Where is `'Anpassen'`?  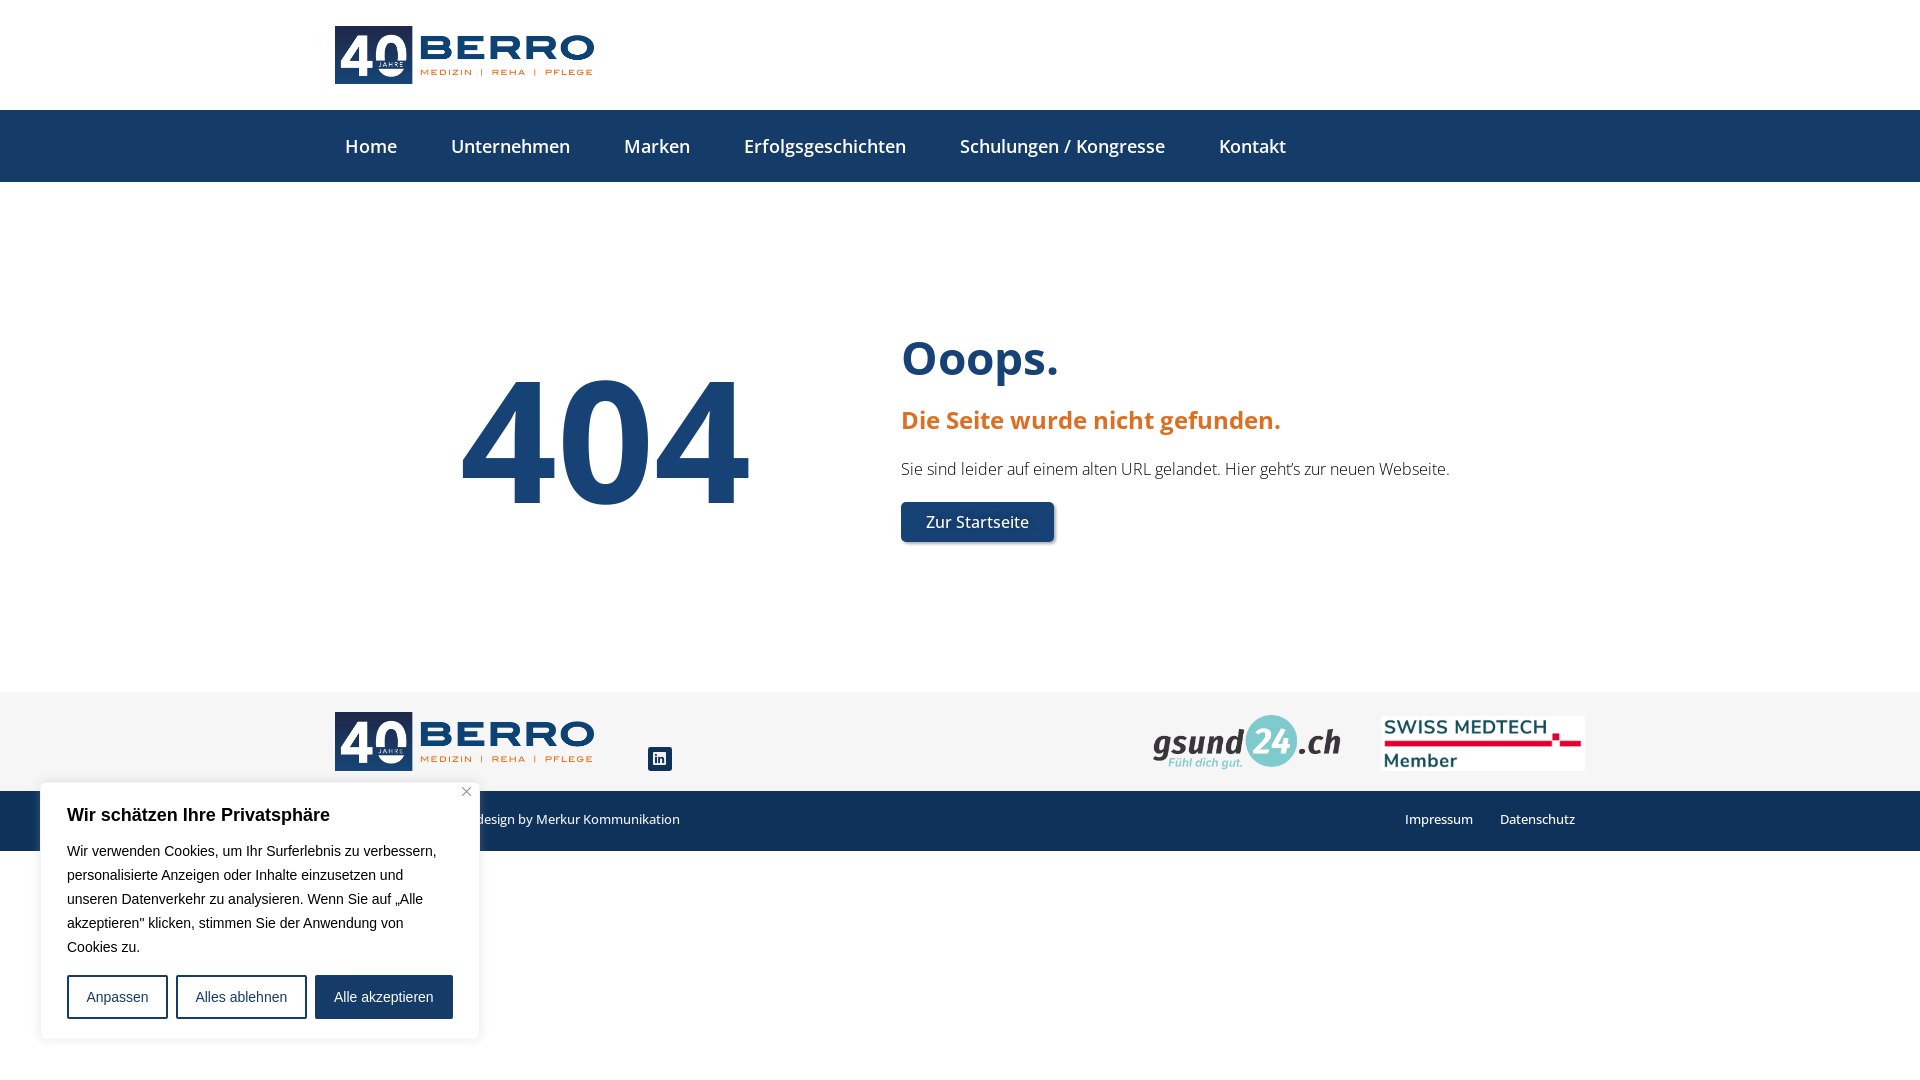
'Anpassen' is located at coordinates (116, 996).